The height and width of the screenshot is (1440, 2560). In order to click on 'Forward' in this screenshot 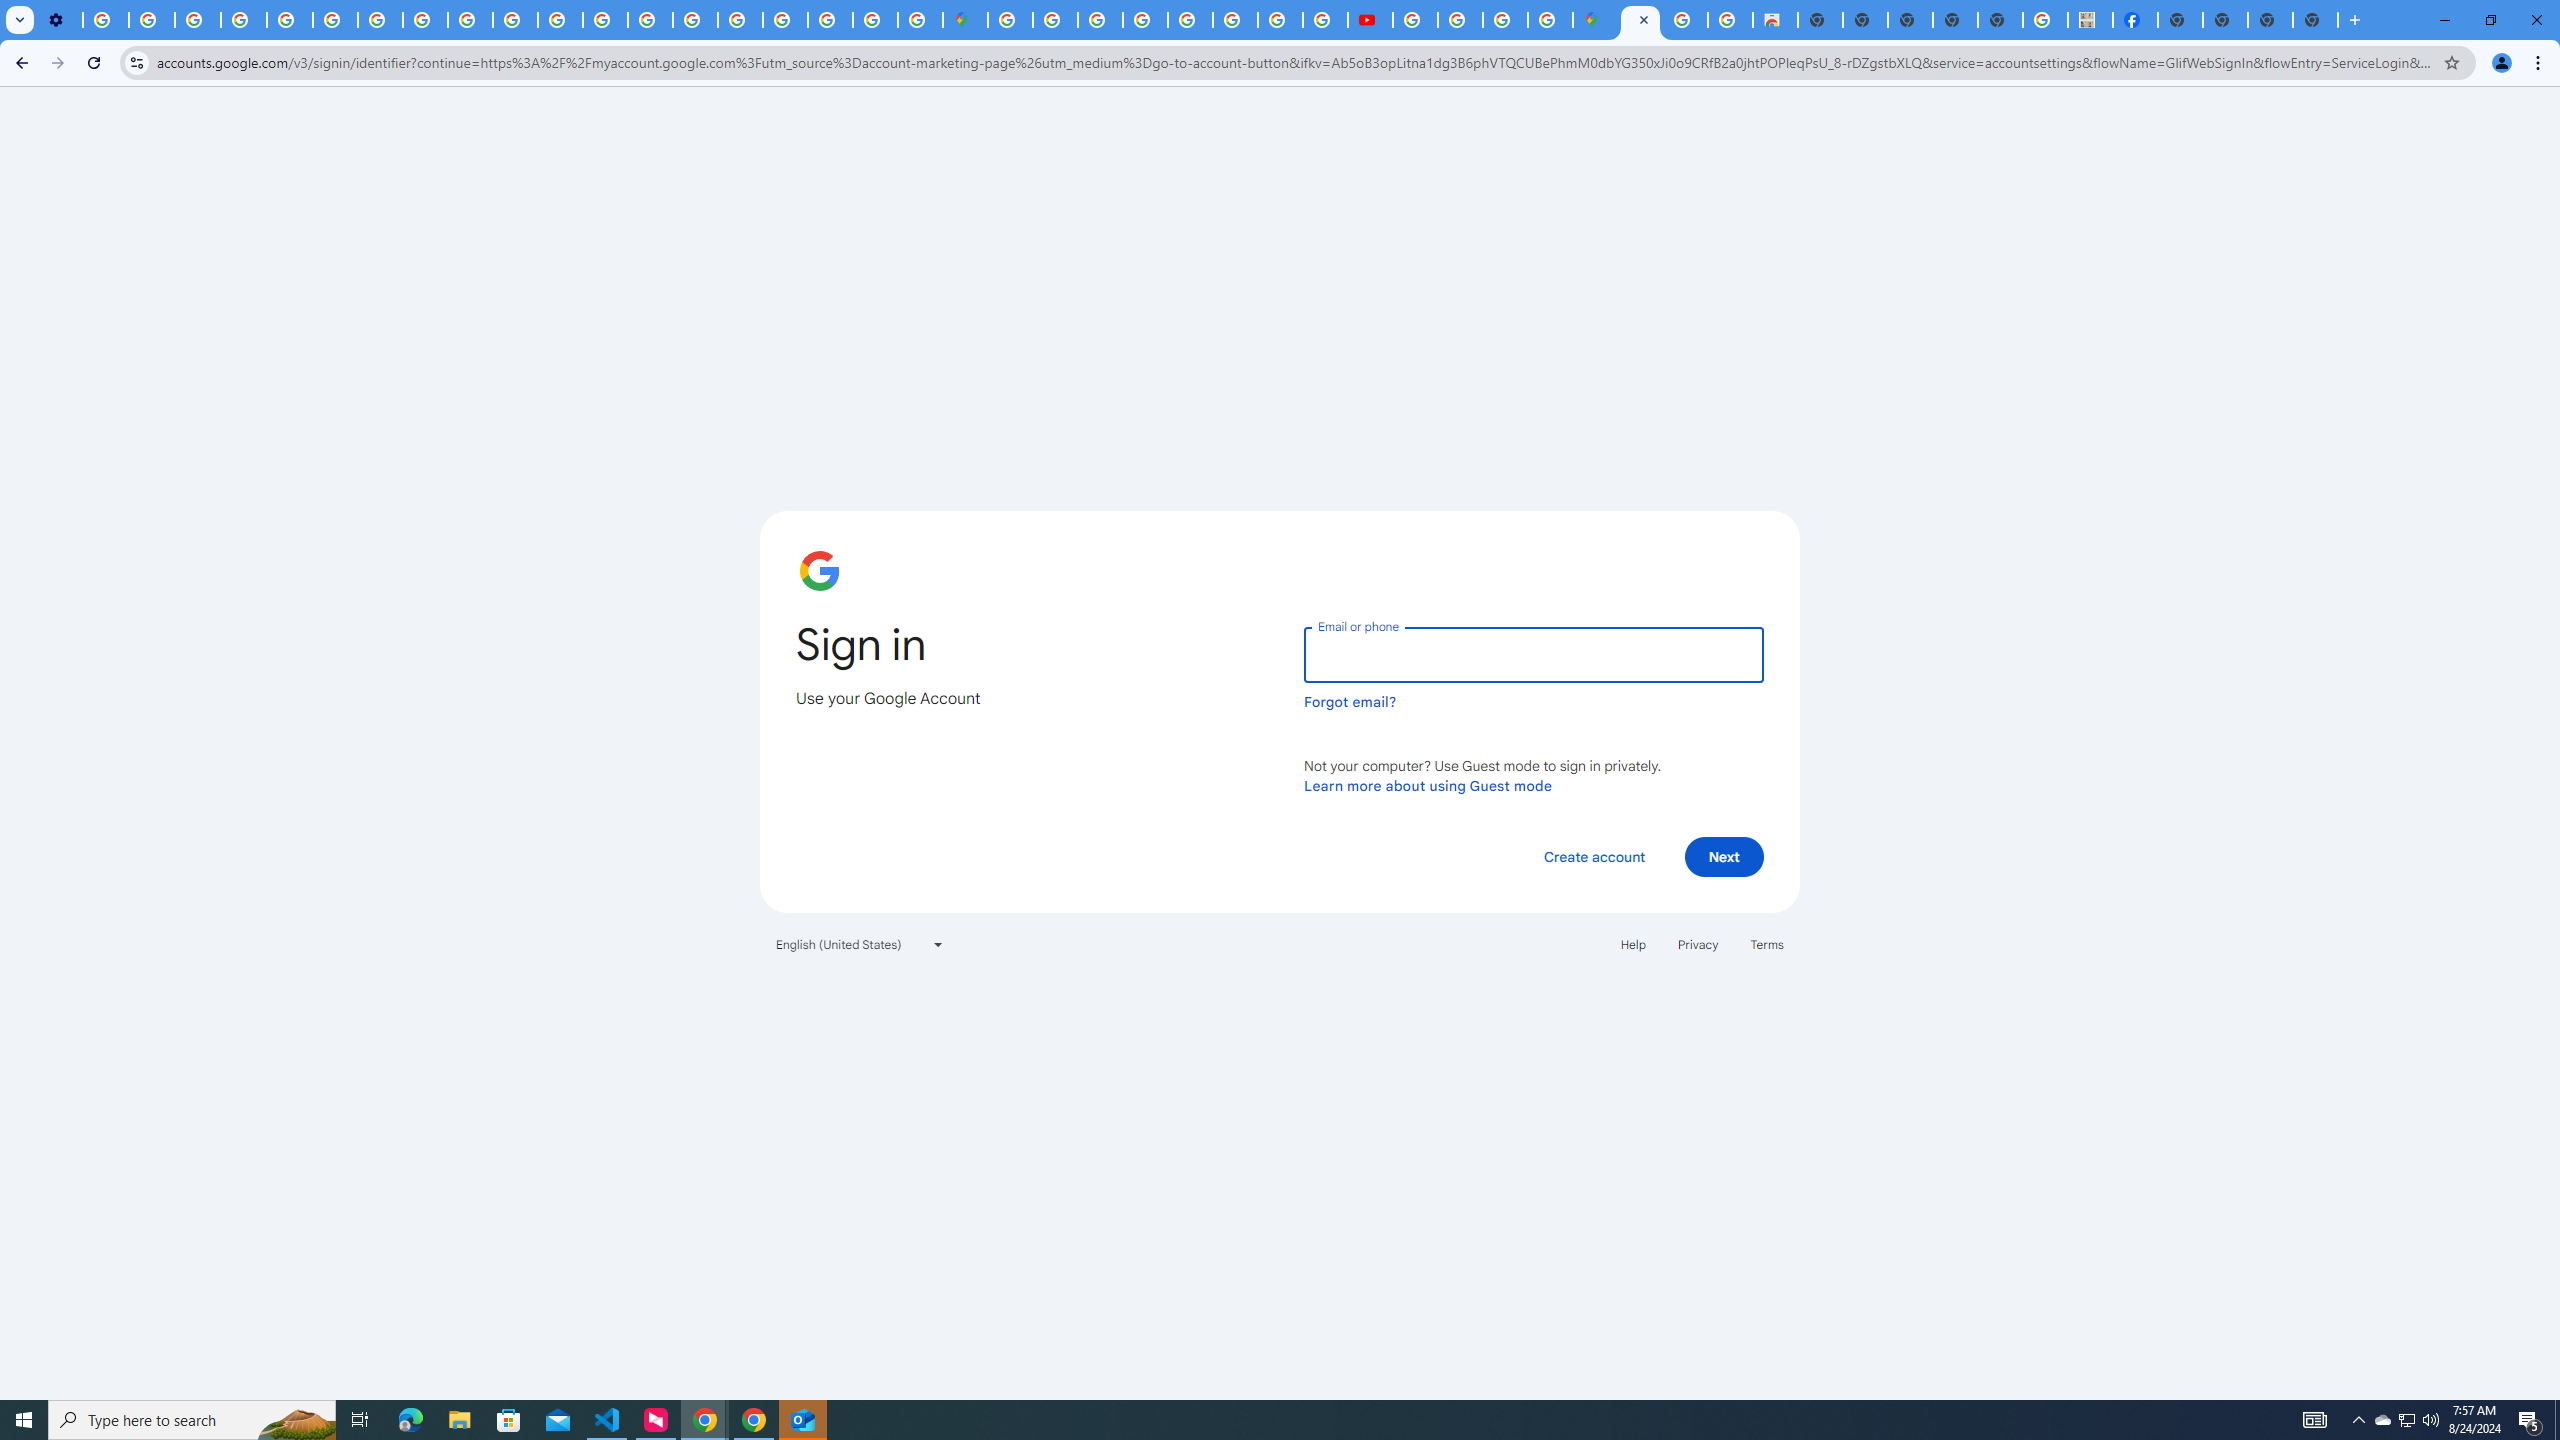, I will do `click(57, 62)`.